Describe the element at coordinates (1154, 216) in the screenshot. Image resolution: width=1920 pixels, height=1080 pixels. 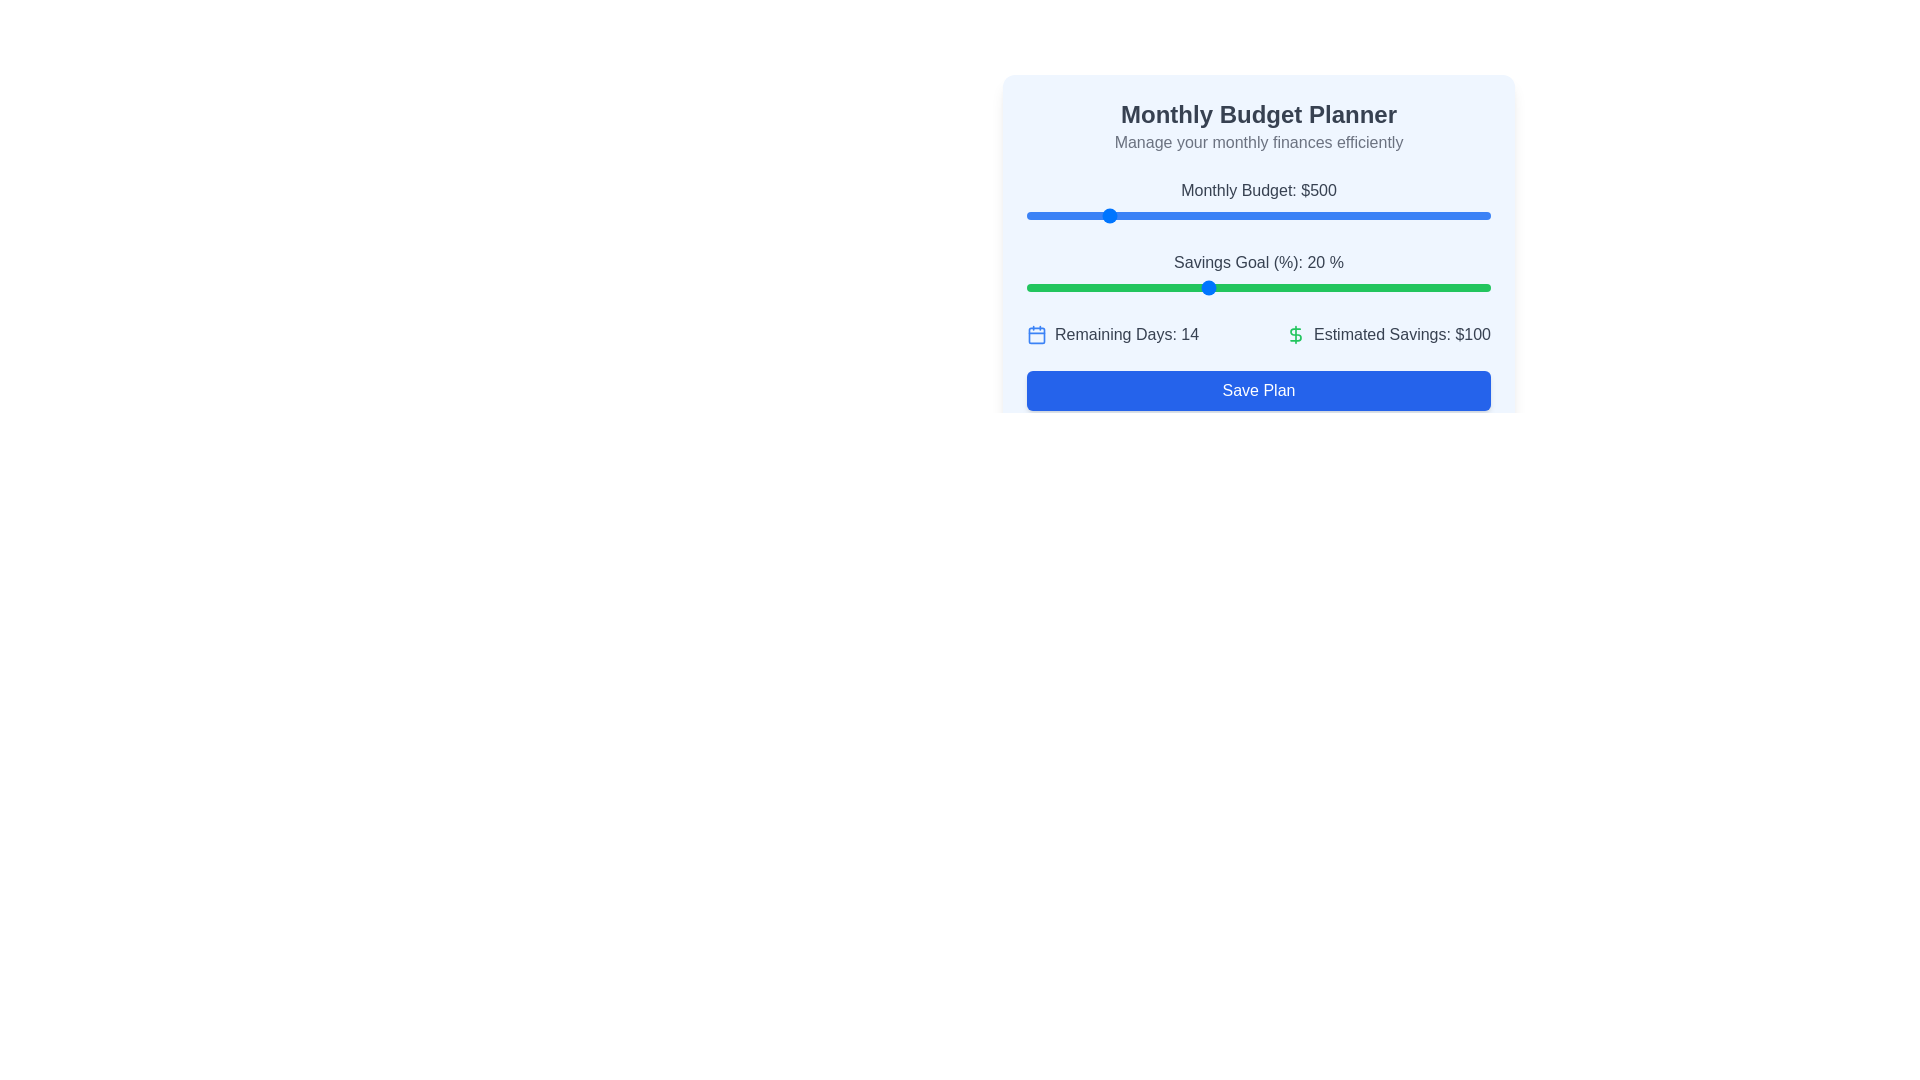
I see `the budget` at that location.